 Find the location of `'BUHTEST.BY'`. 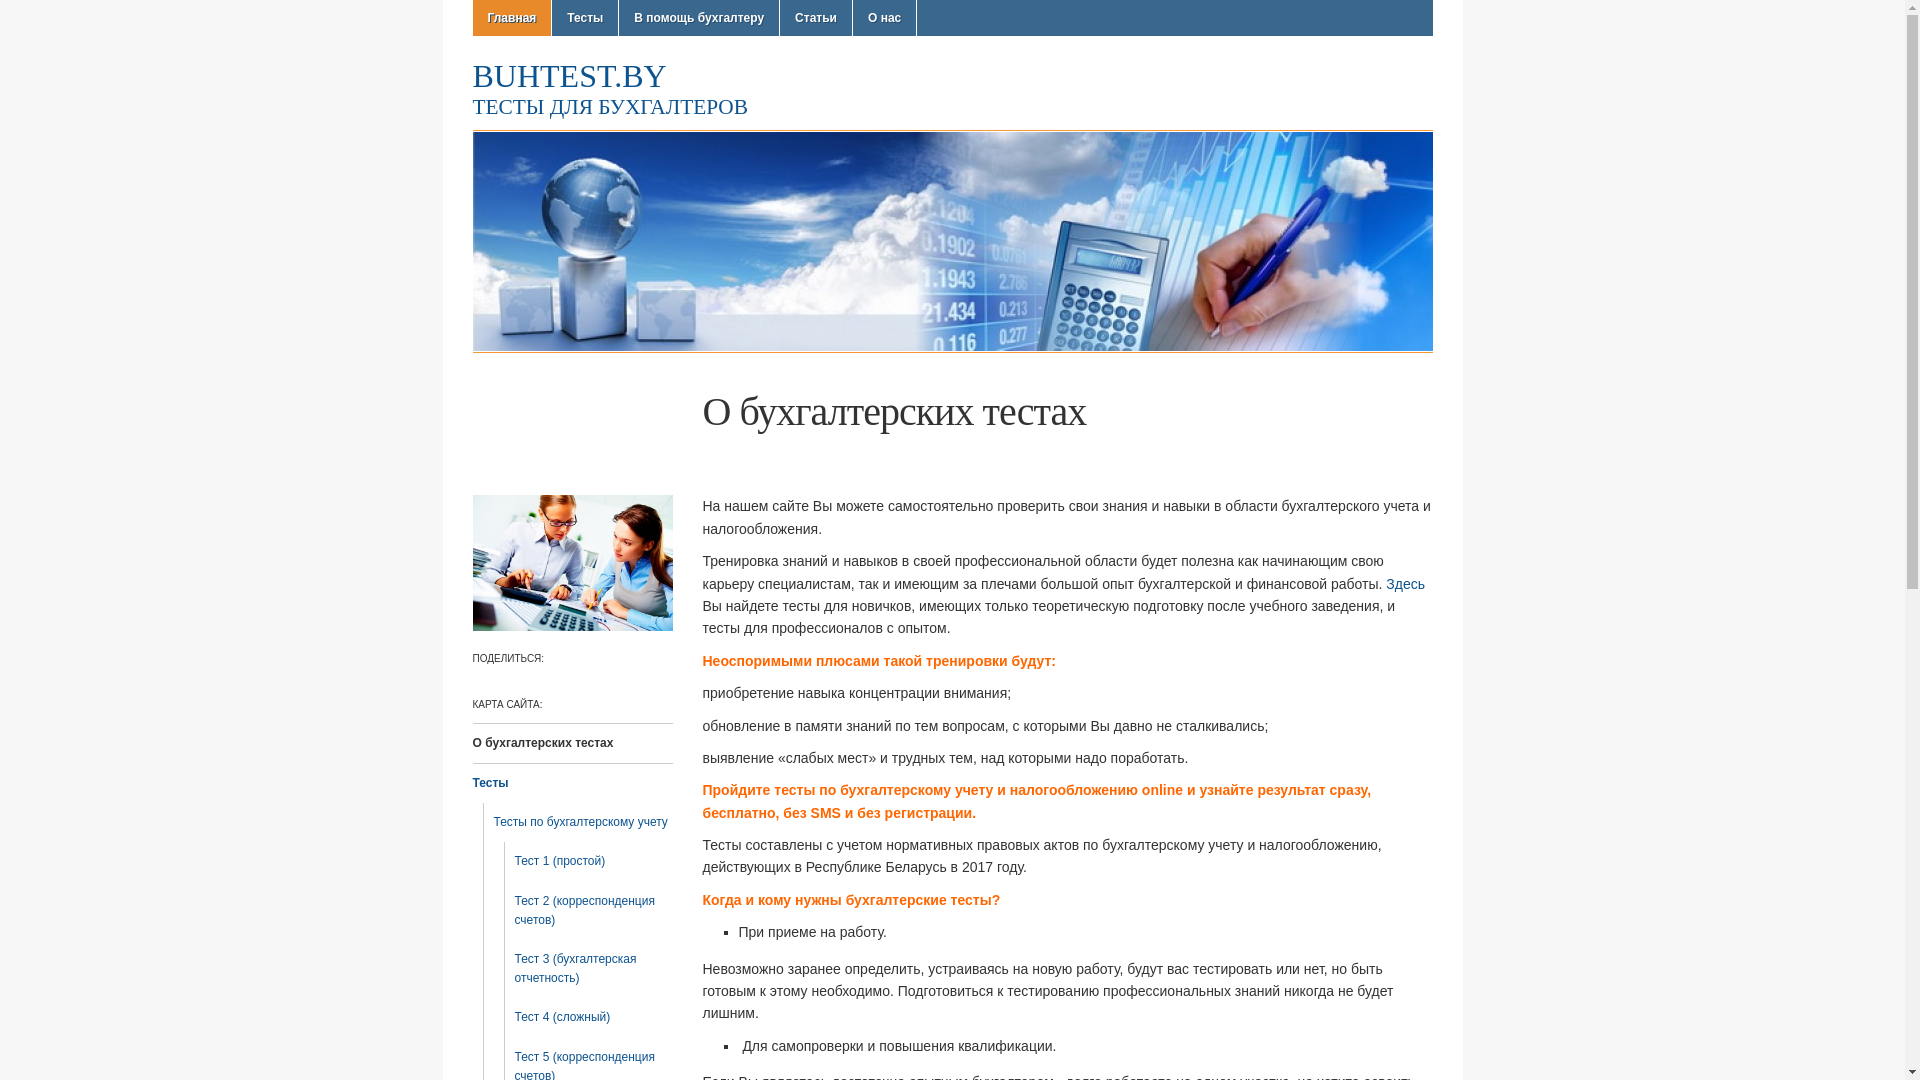

'BUHTEST.BY' is located at coordinates (568, 75).